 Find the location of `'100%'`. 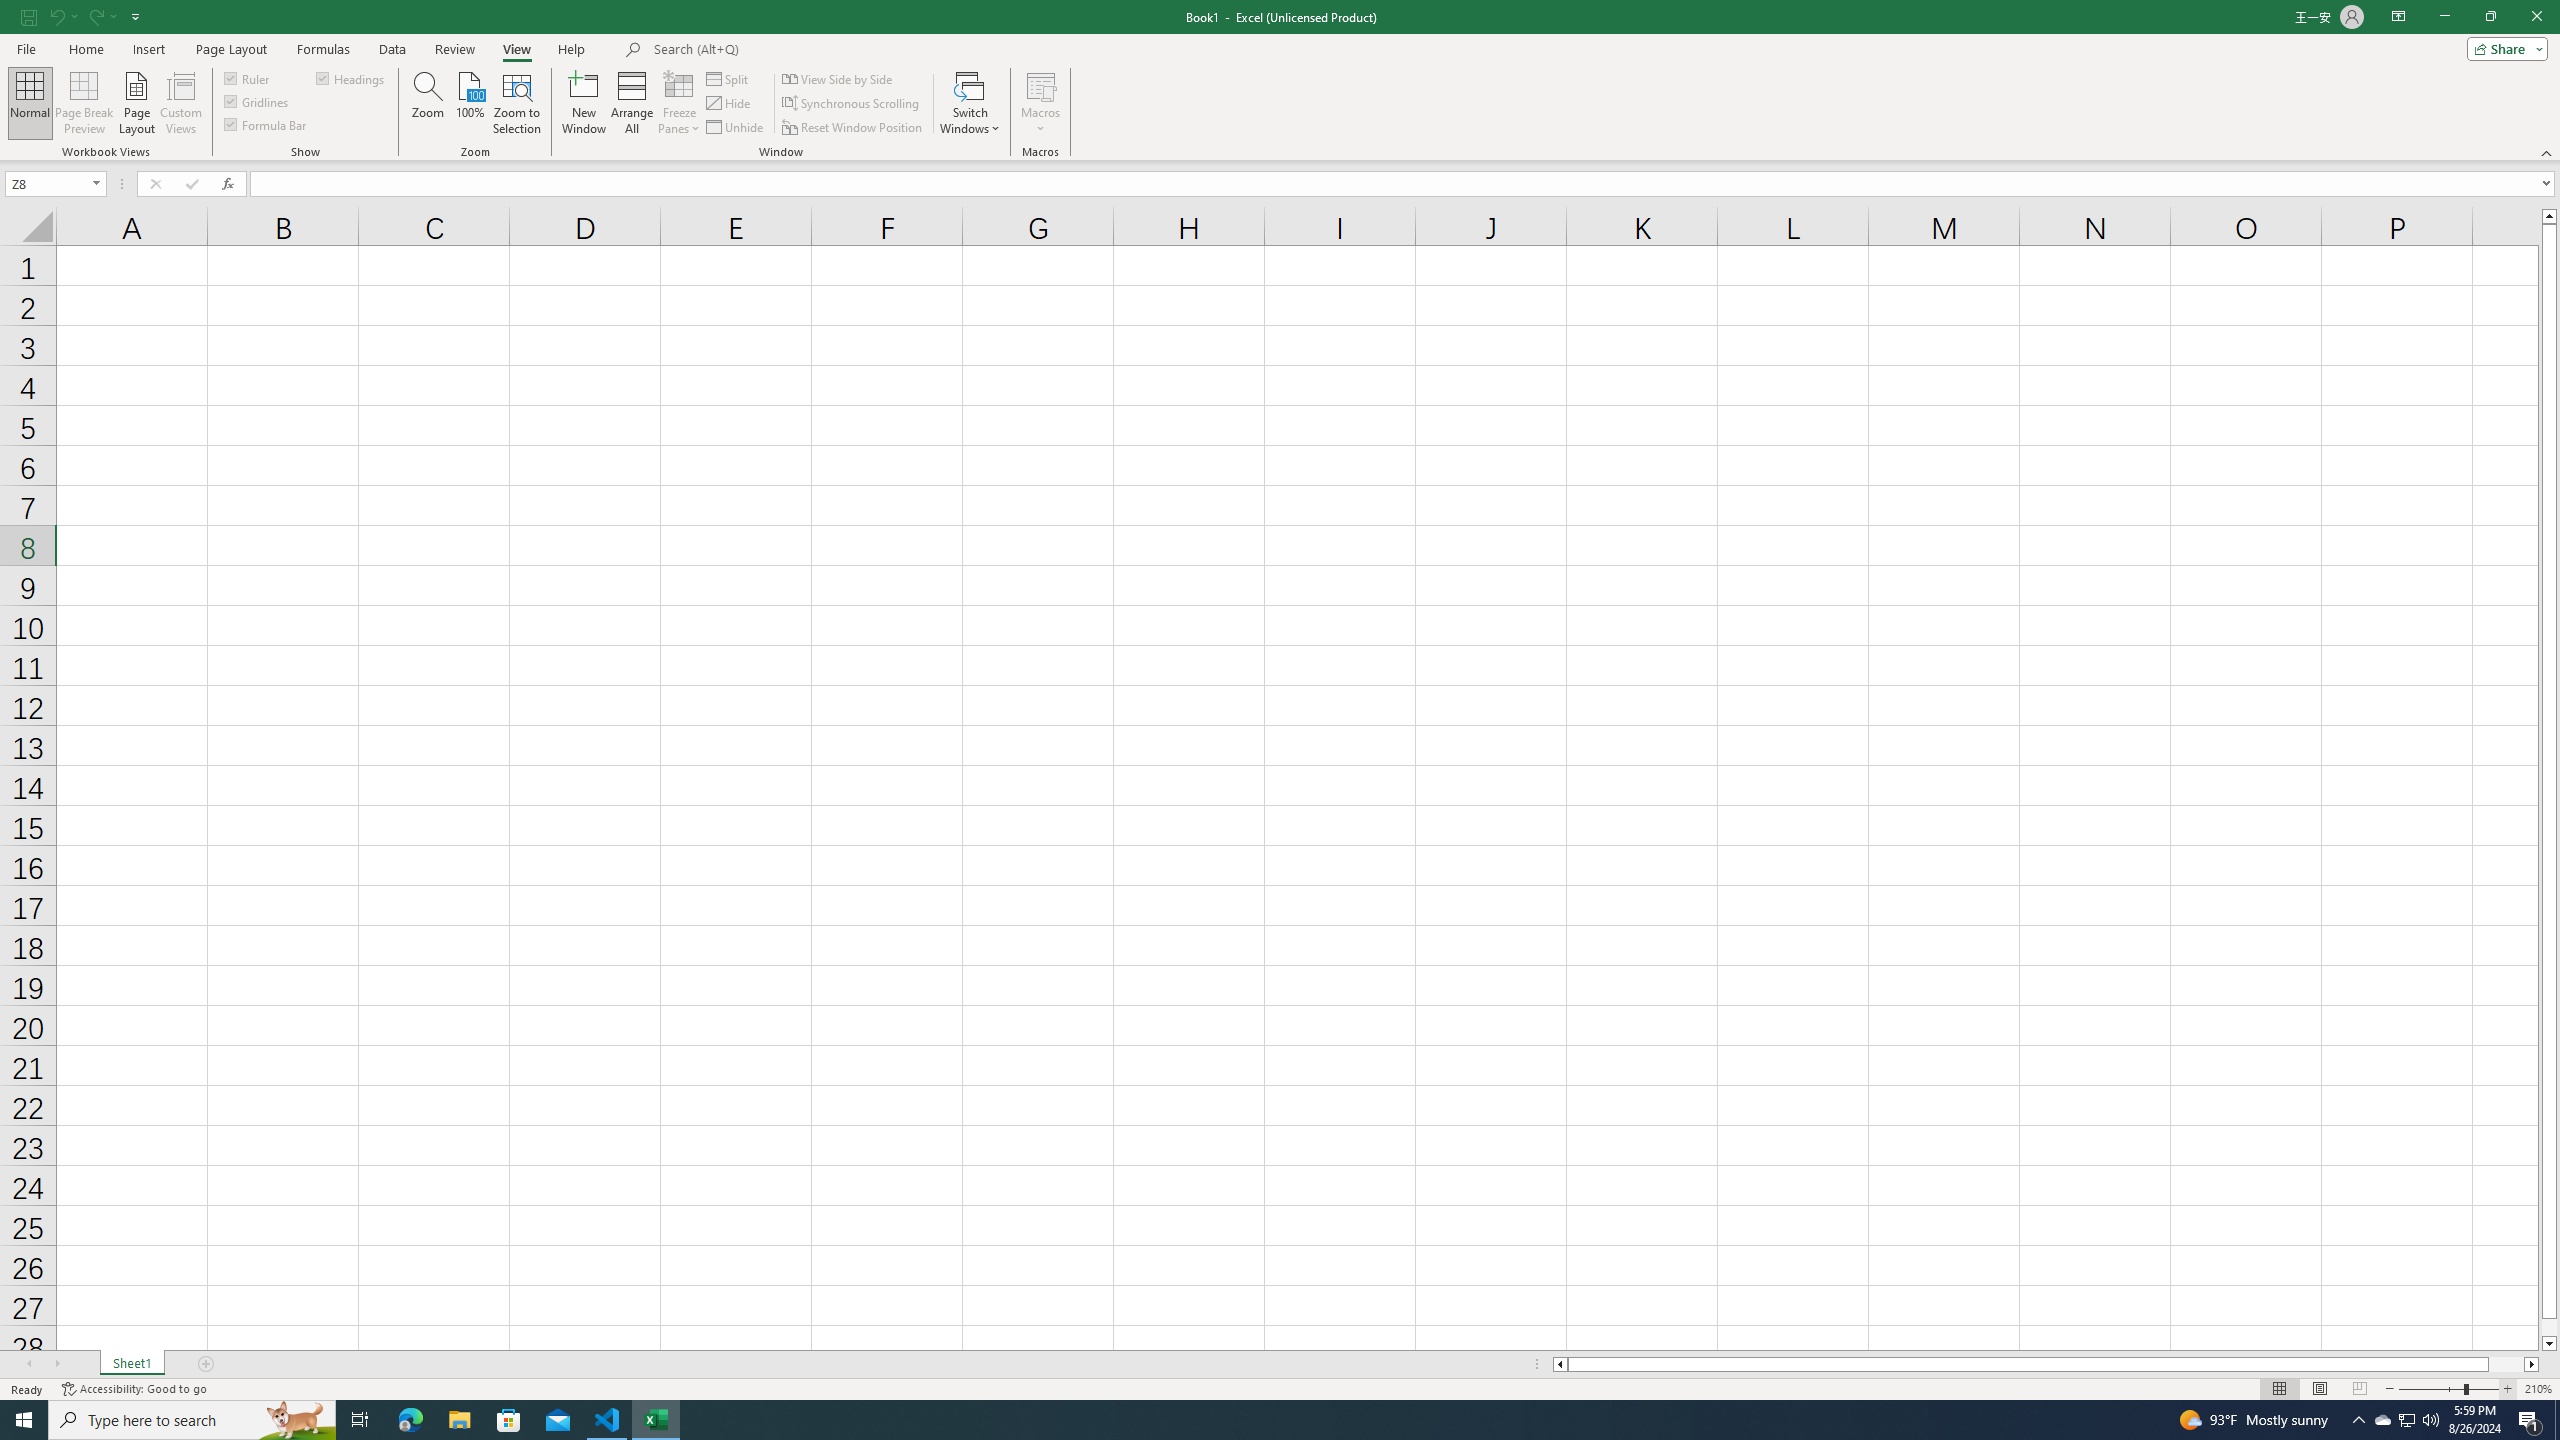

'100%' is located at coordinates (468, 103).